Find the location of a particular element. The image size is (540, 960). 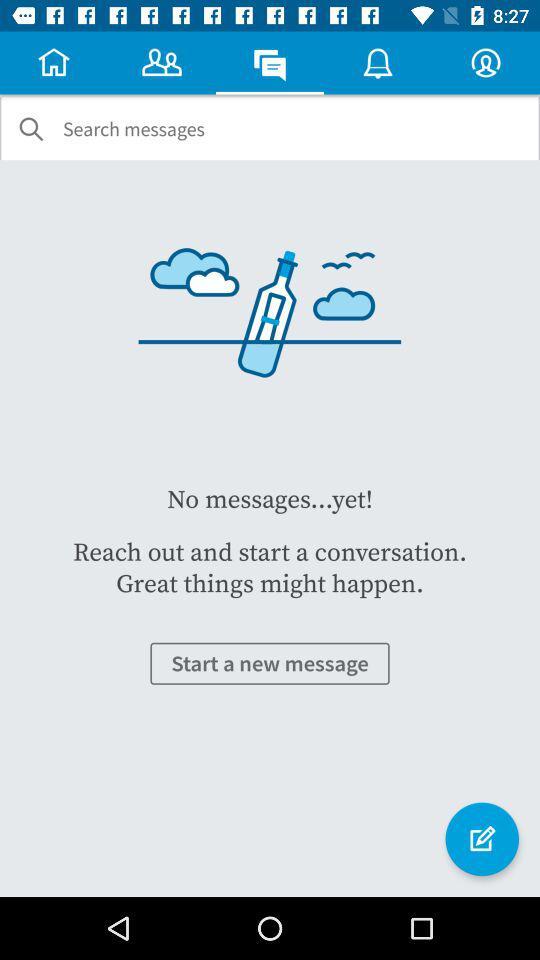

the notification icon on top of the page is located at coordinates (378, 62).